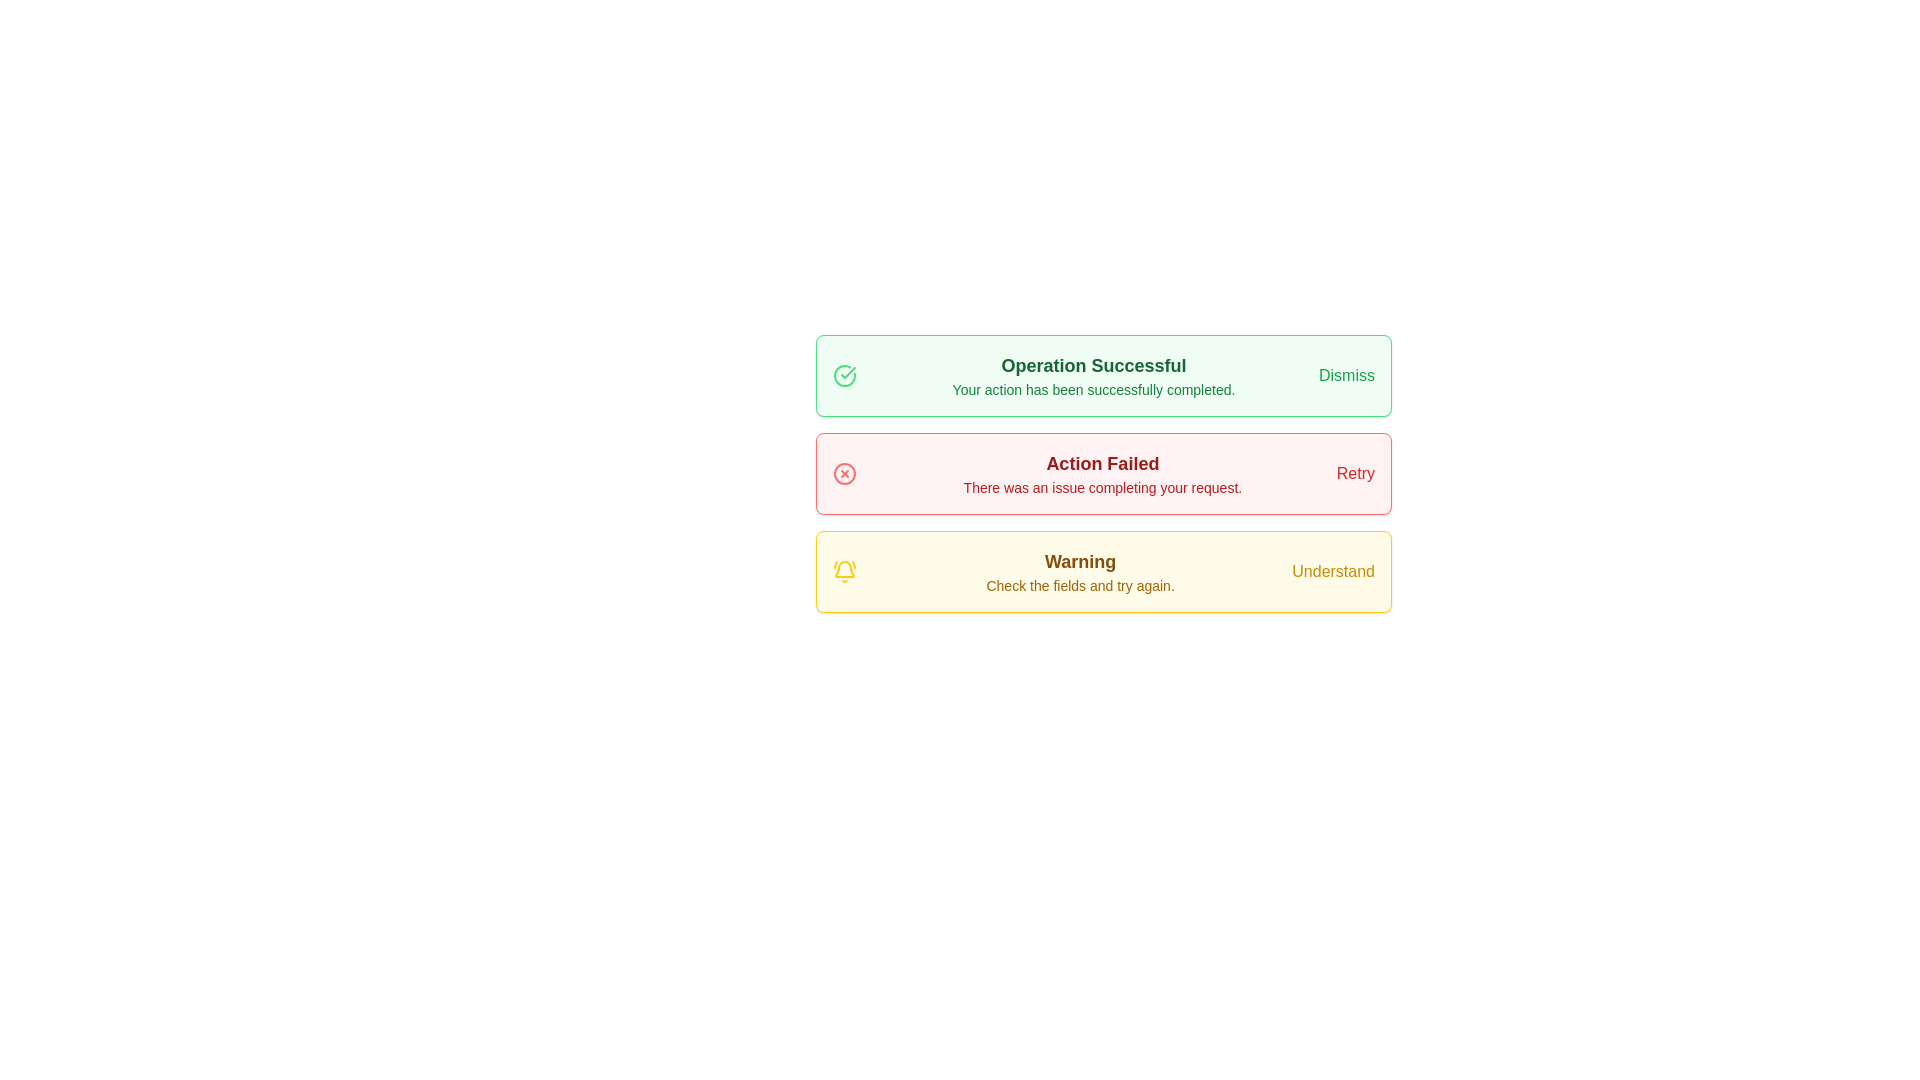 Image resolution: width=1920 pixels, height=1080 pixels. I want to click on the yellow 'Understand' text button located at the far right of the warning block to acknowledge or dismiss the warning, so click(1333, 571).